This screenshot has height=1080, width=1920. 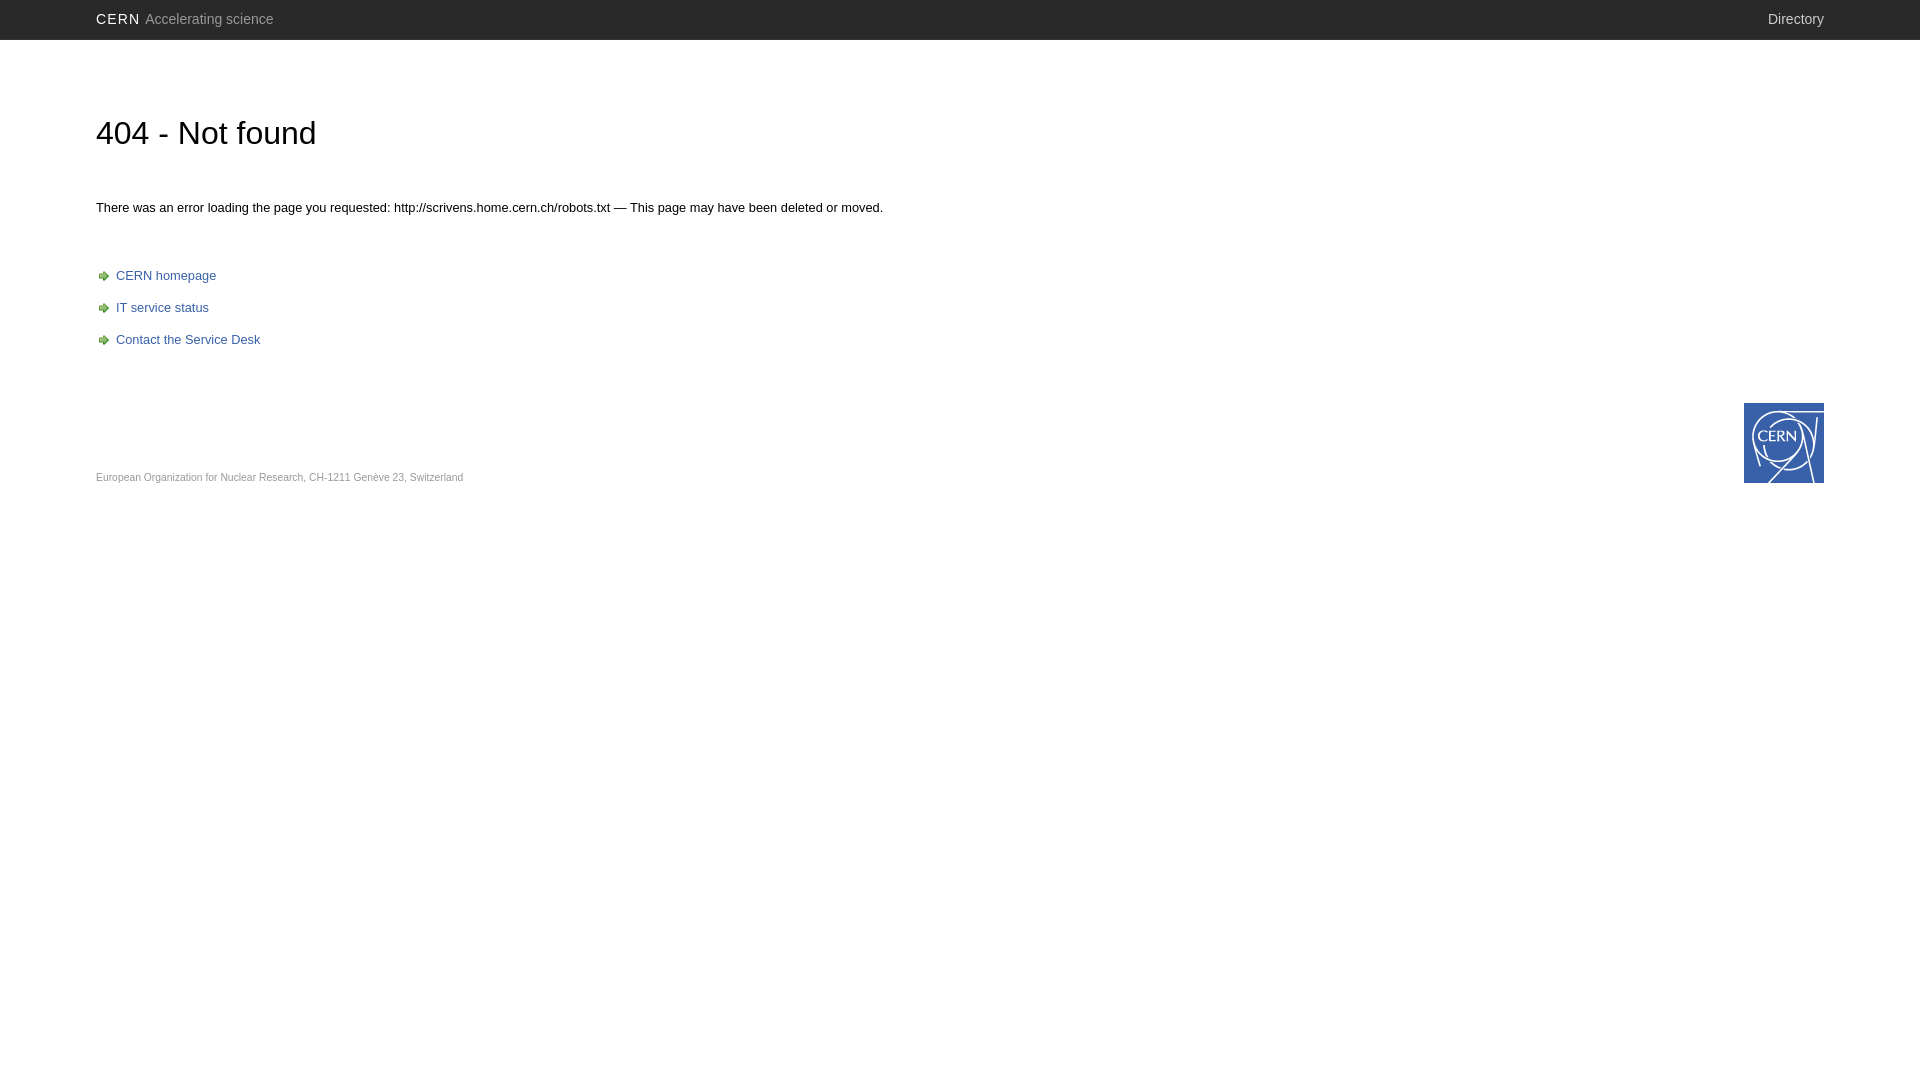 I want to click on 'Contact the Service Desk', so click(x=177, y=338).